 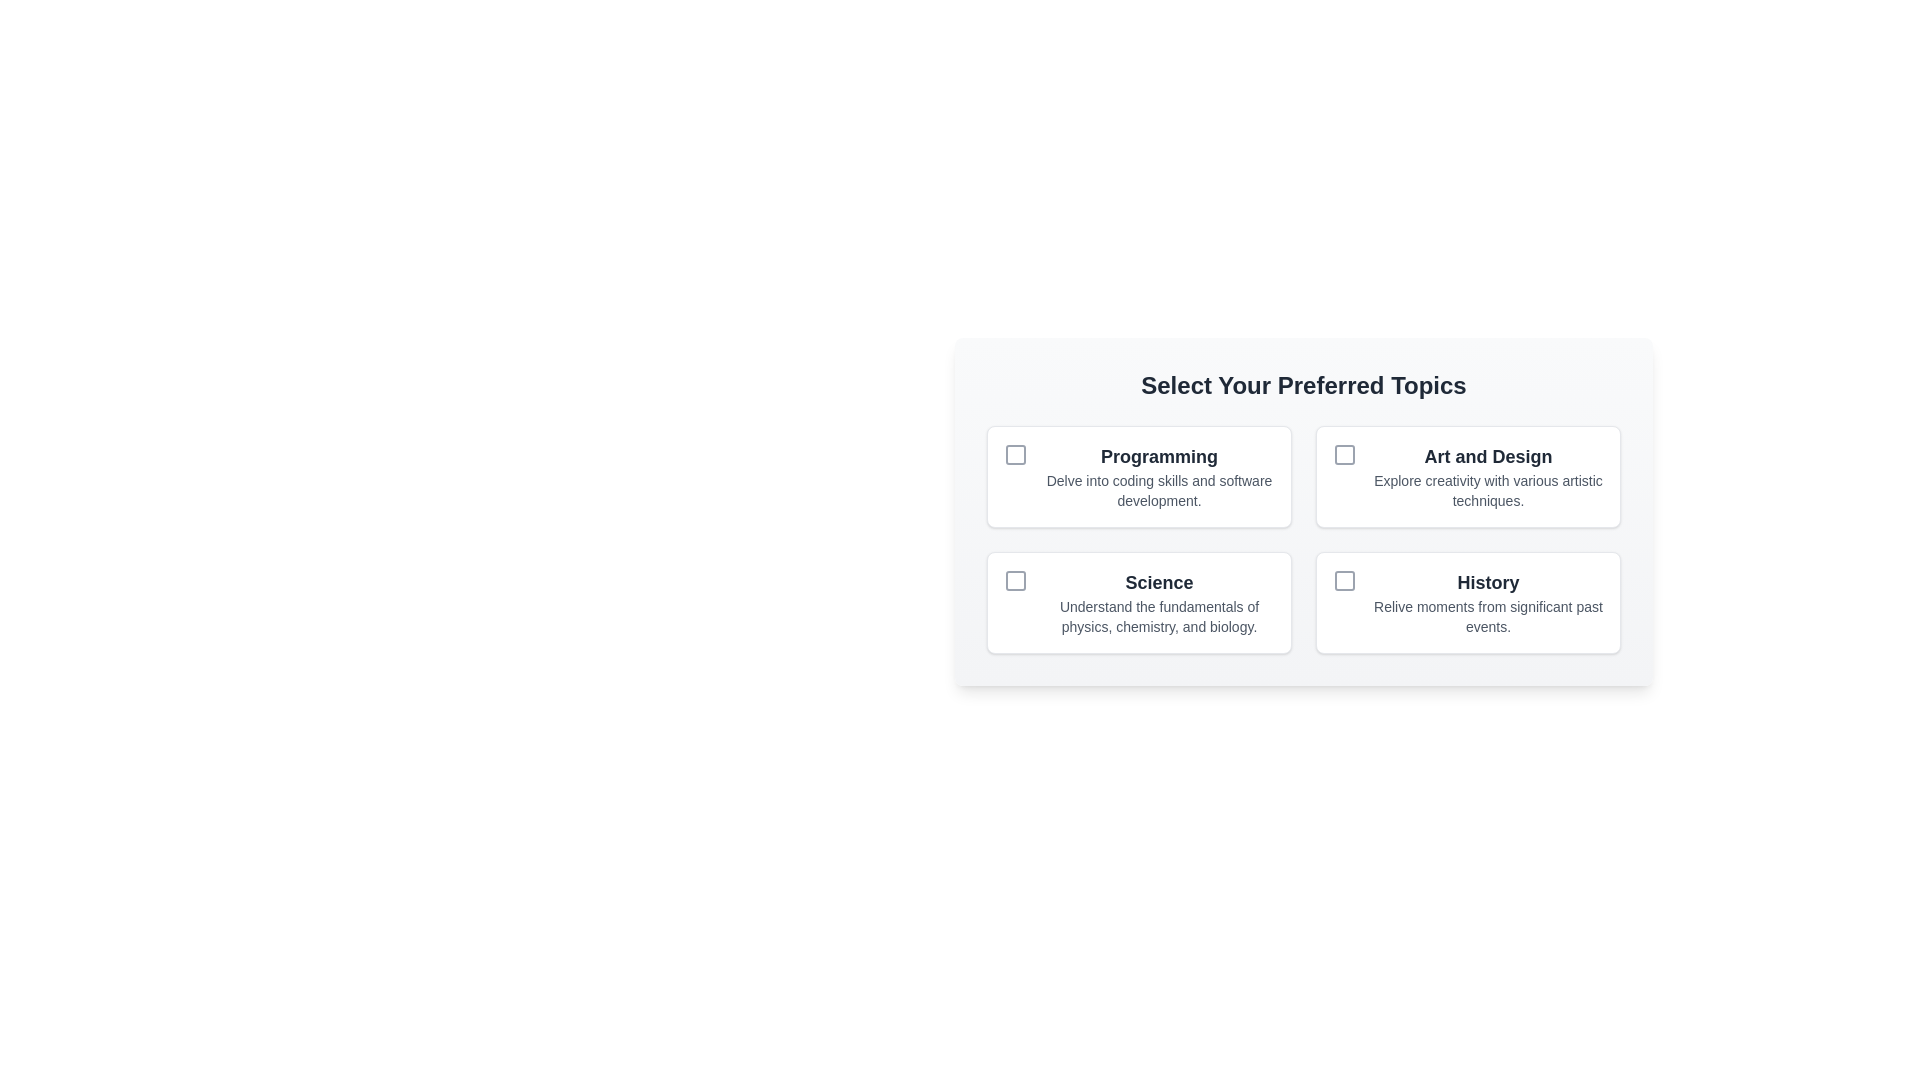 I want to click on the static text label displaying 'History', which is bold and large in gray-black color, located in the bottom-right quadrant of the grid, so click(x=1488, y=582).